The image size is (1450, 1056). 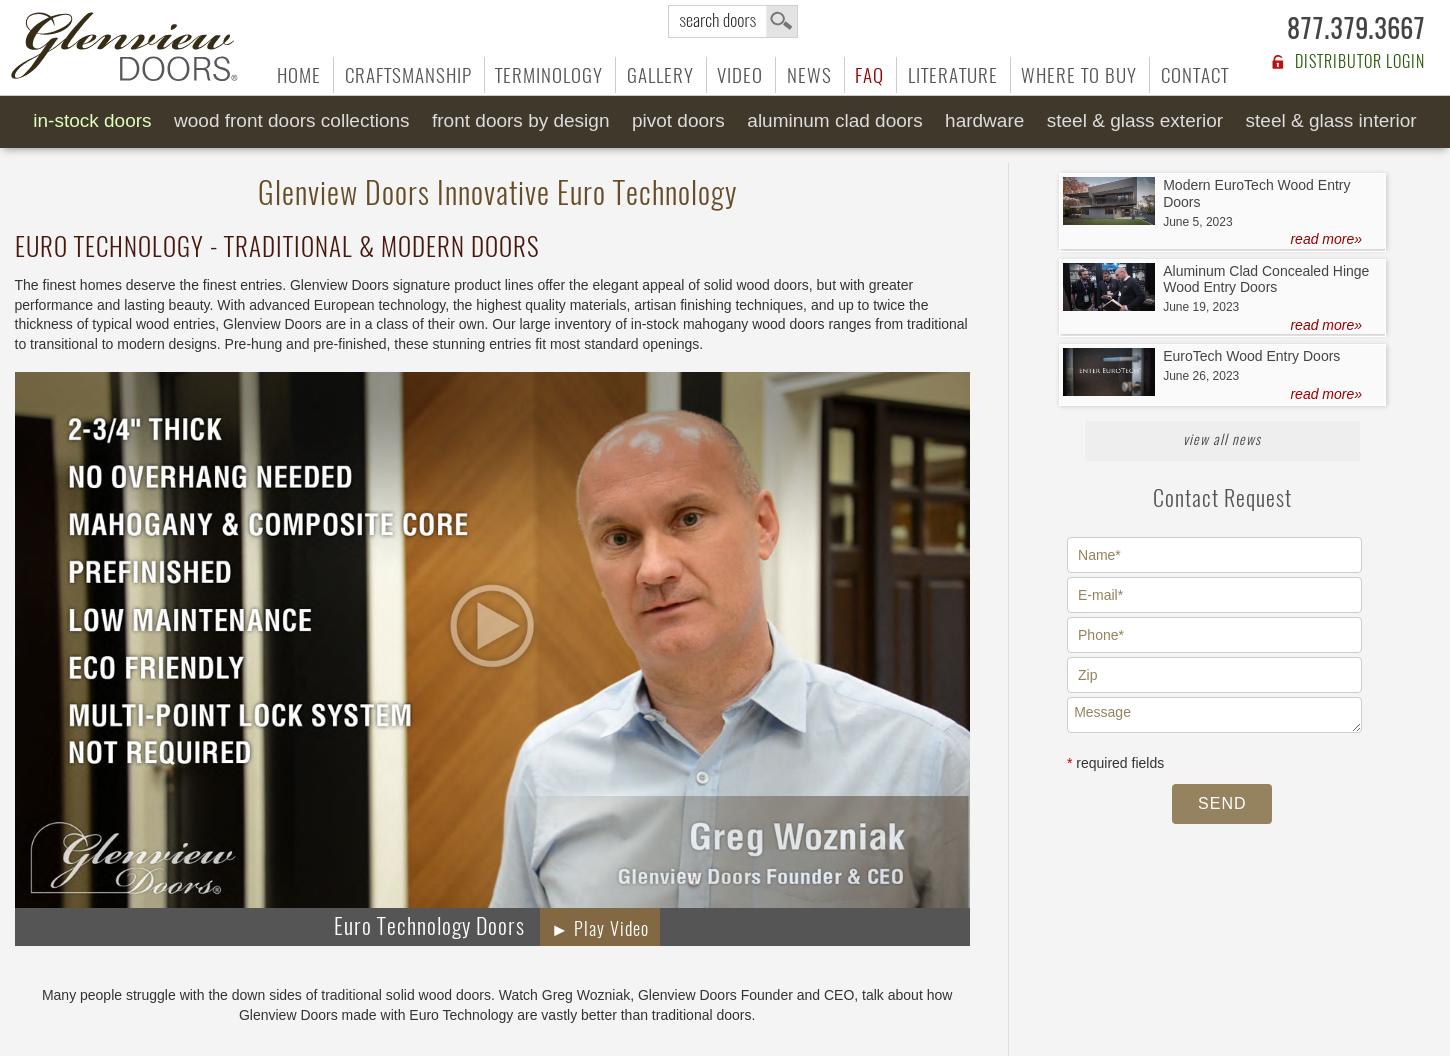 I want to click on '108" (9') Height', so click(x=733, y=176).